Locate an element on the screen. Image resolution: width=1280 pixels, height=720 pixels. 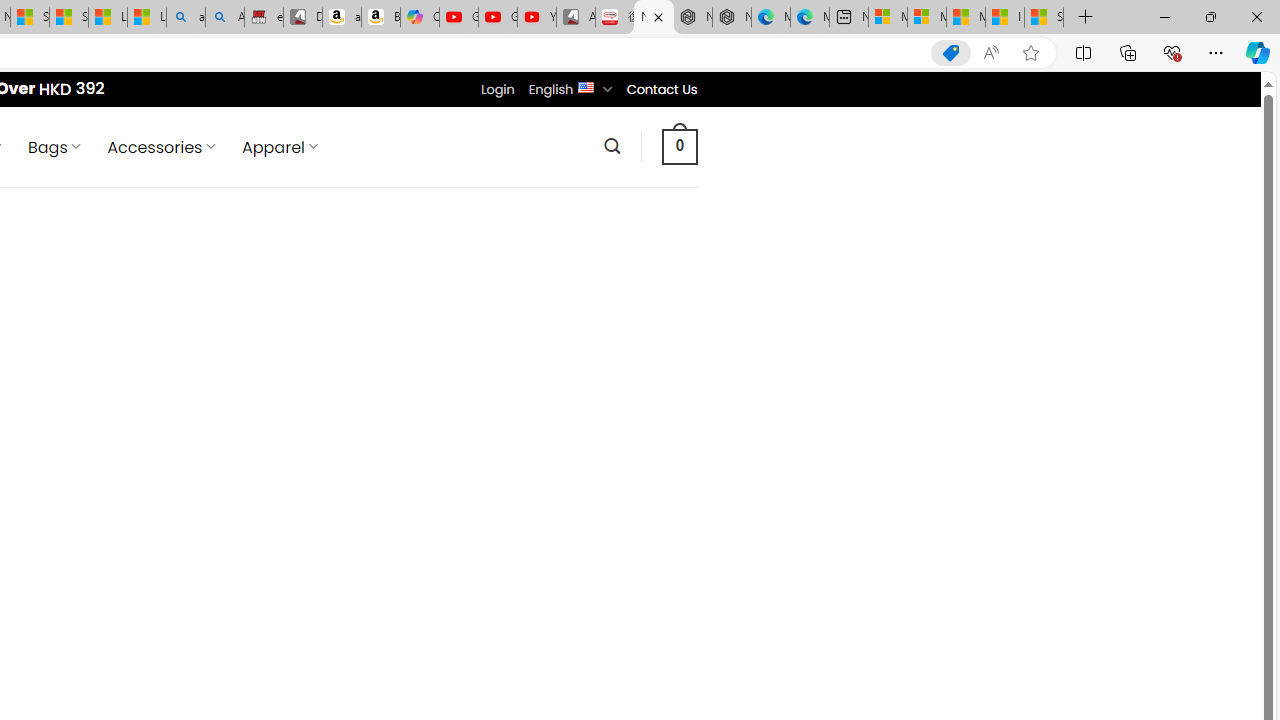
'Amazon Echo Dot PNG - Search Images' is located at coordinates (225, 17).